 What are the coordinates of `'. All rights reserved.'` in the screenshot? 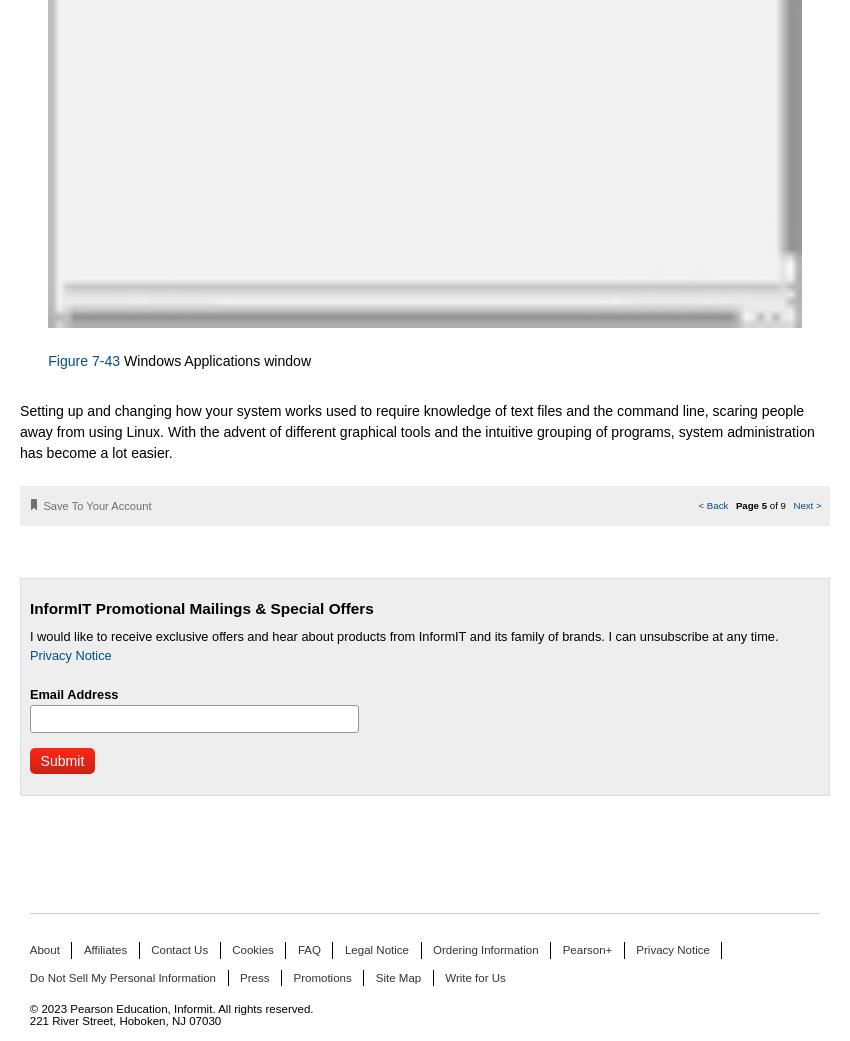 It's located at (261, 1009).